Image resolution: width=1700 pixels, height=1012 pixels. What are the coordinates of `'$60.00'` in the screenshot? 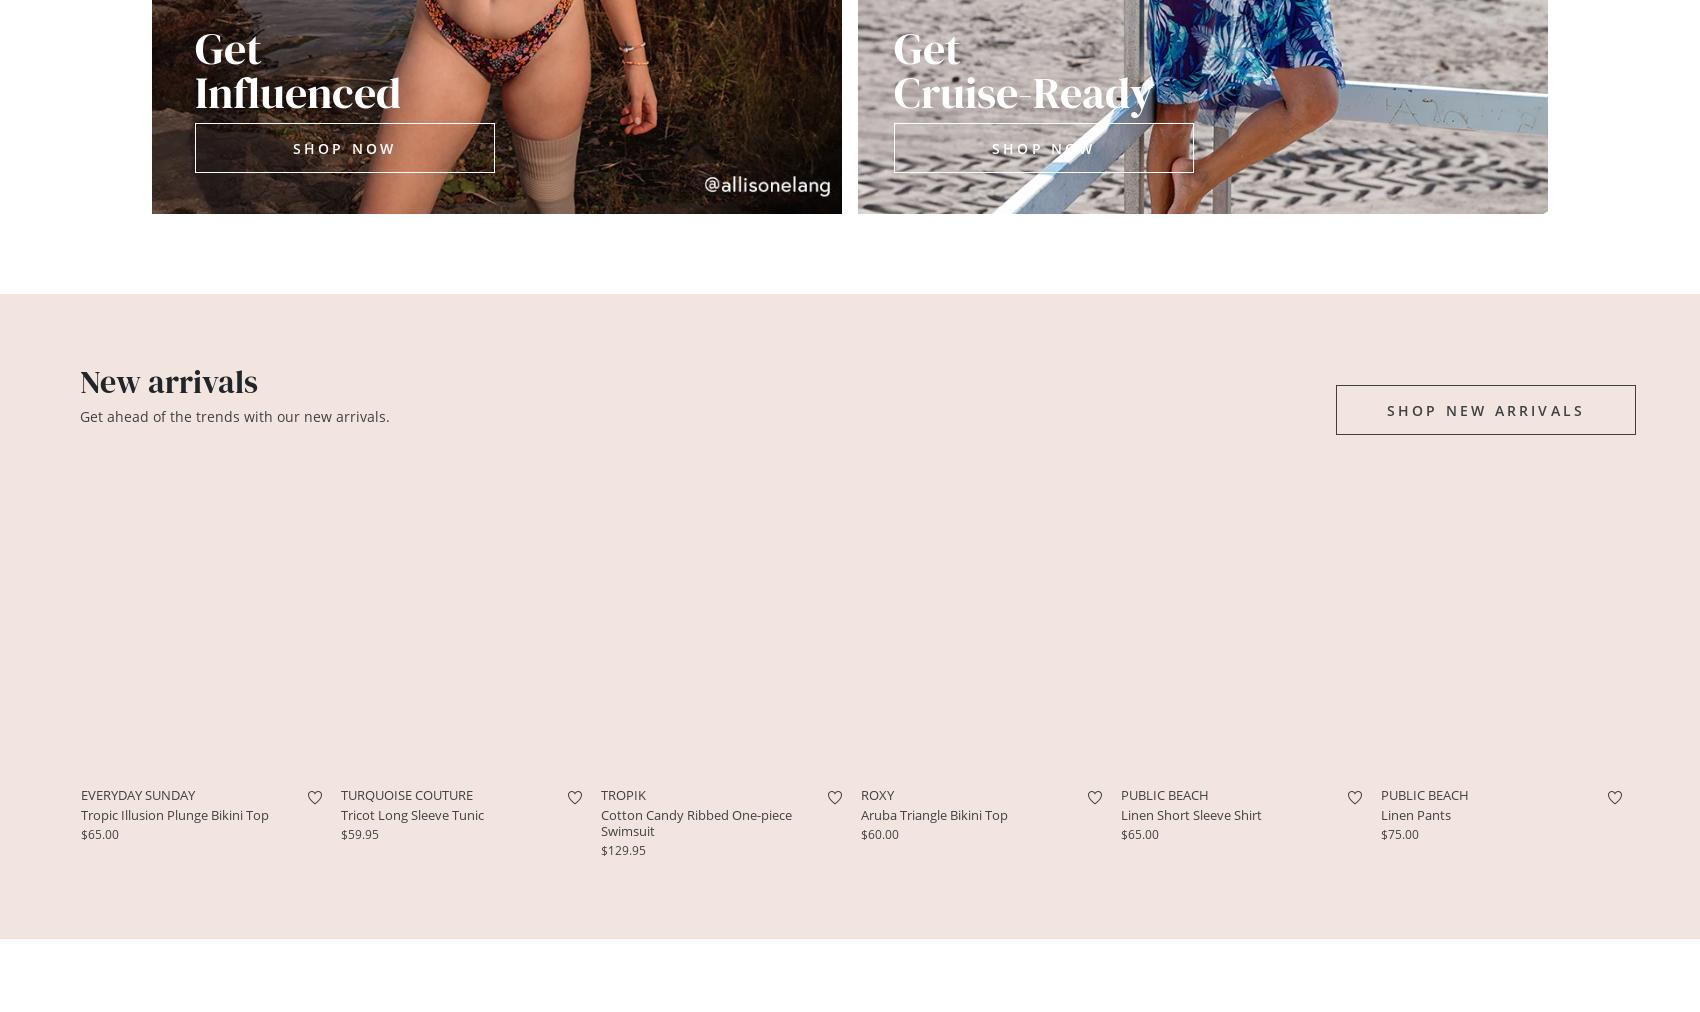 It's located at (879, 832).